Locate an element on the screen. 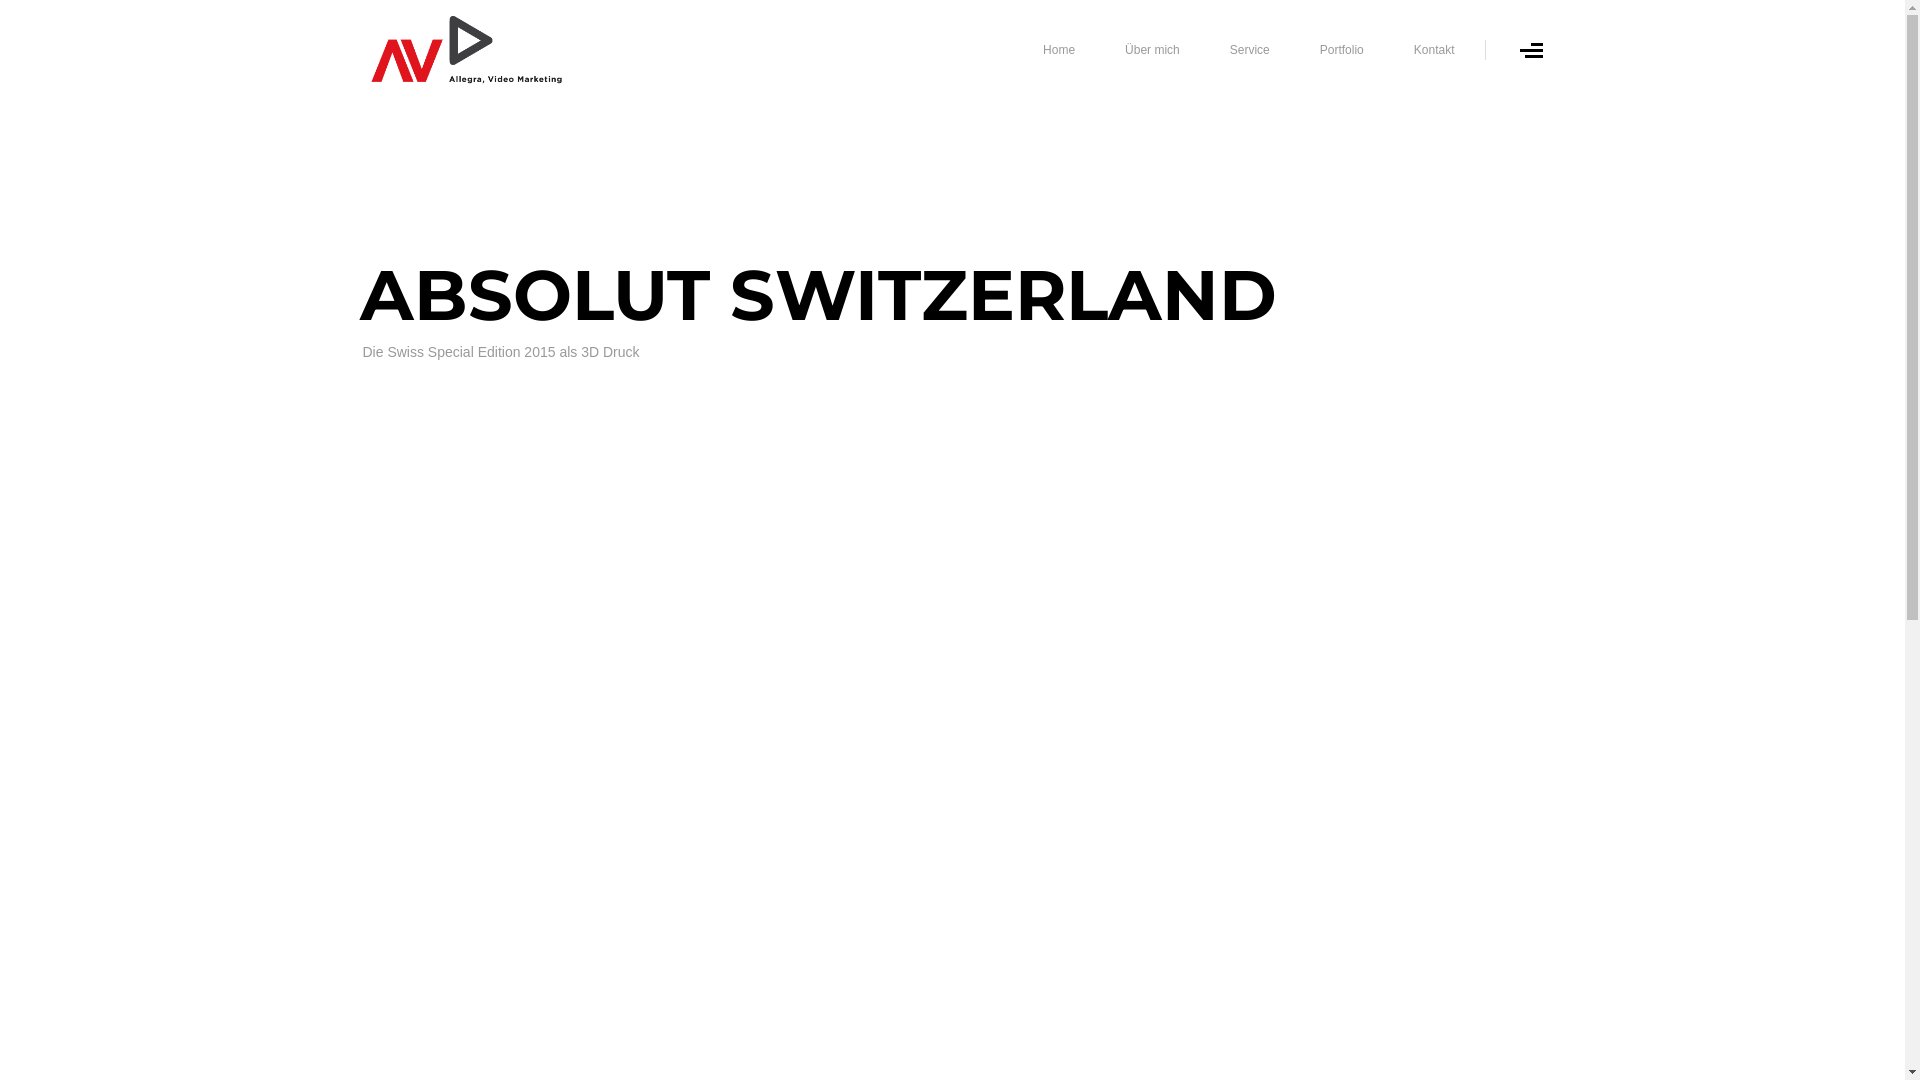 The width and height of the screenshot is (1920, 1080). 'Kontakt' is located at coordinates (1433, 49).